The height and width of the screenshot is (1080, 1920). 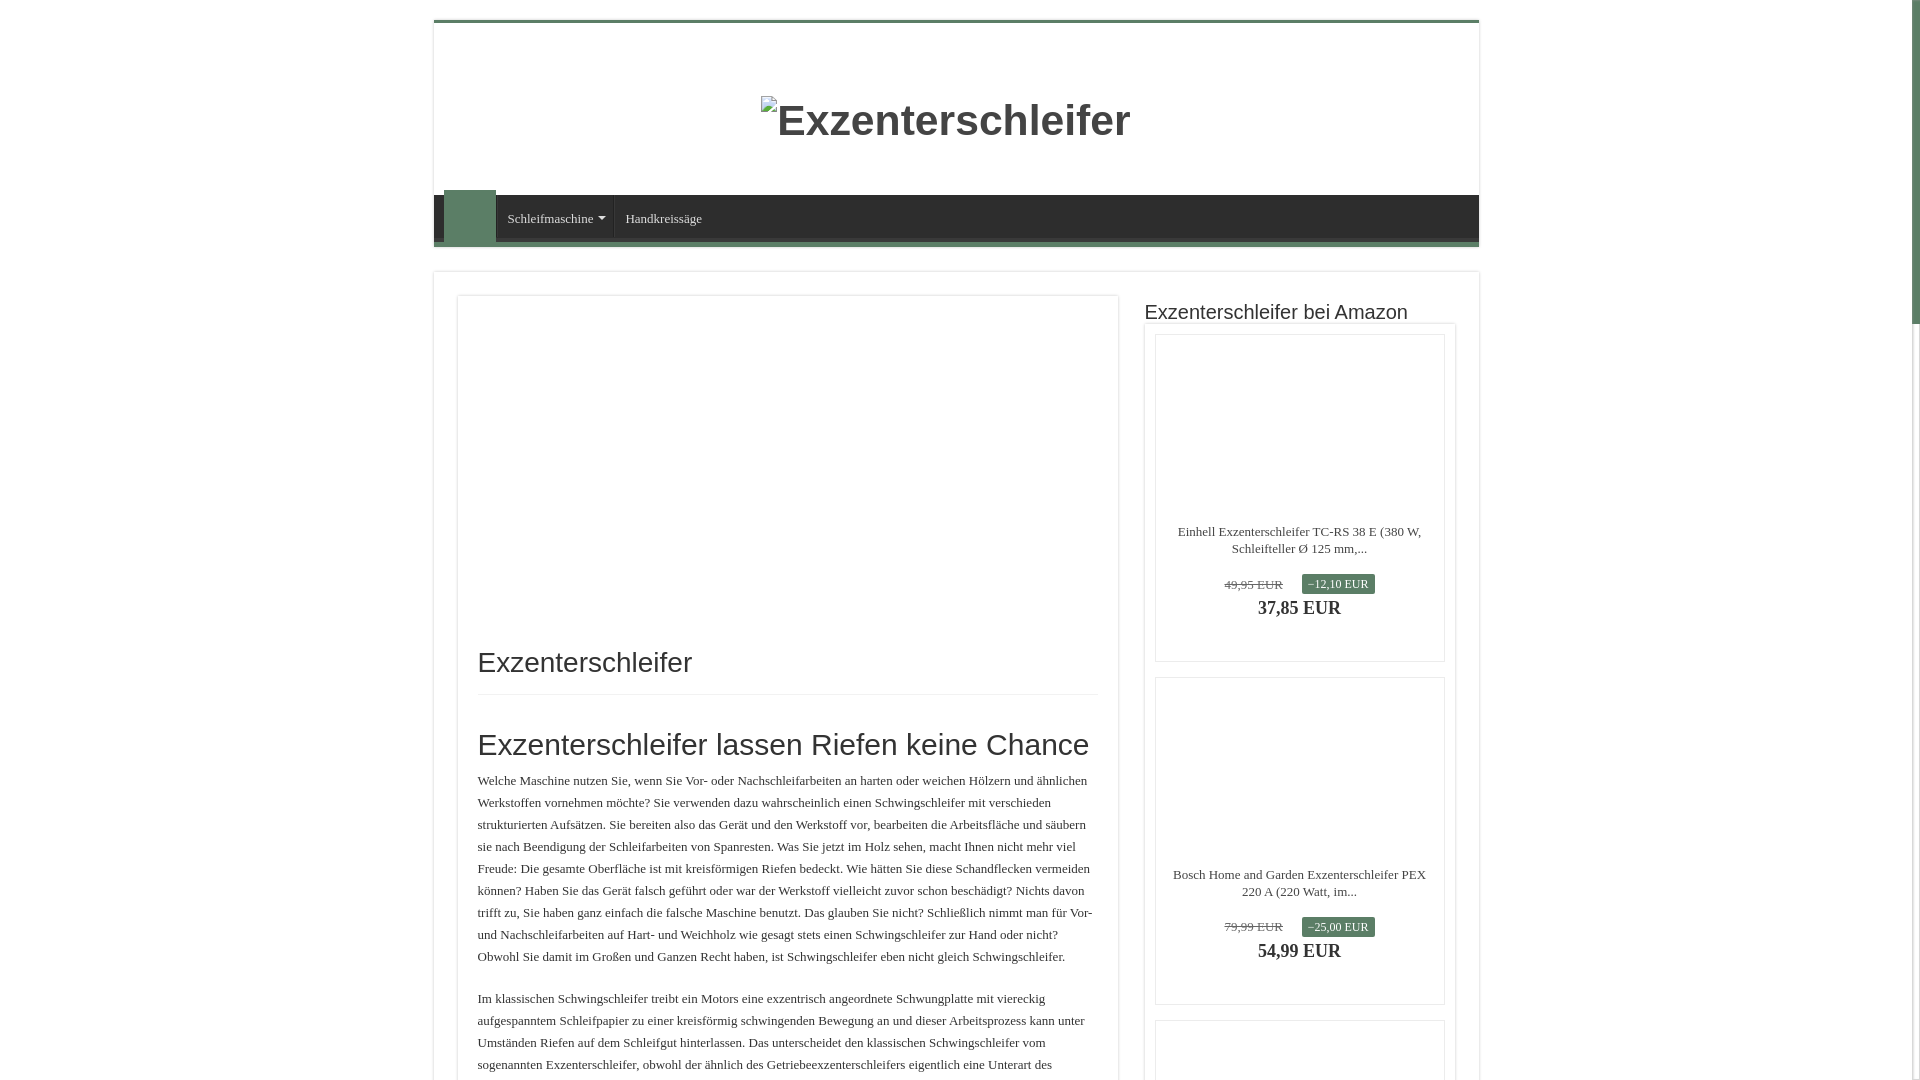 I want to click on 'Exzenterschleifer', so click(x=944, y=116).